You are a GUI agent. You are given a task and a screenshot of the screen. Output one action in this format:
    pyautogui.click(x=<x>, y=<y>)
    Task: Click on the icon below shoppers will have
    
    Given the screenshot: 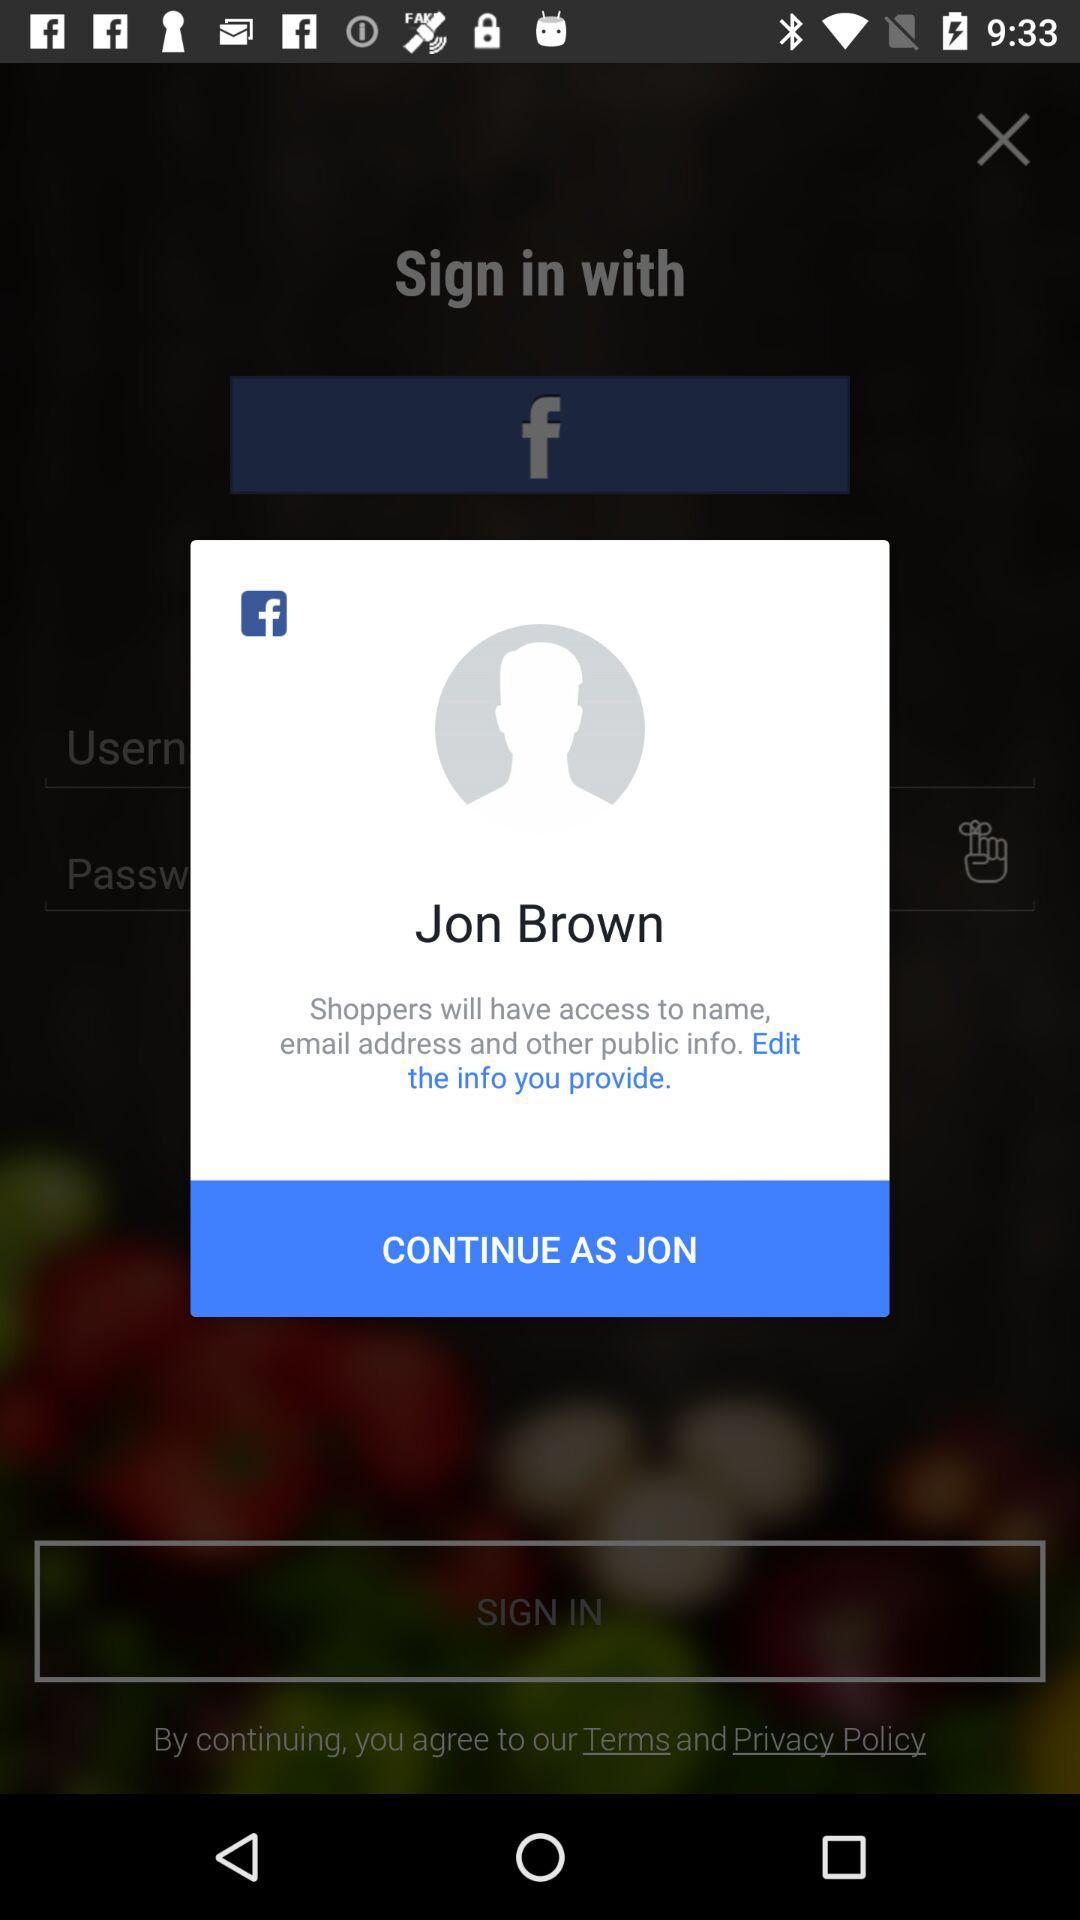 What is the action you would take?
    pyautogui.click(x=540, y=1247)
    